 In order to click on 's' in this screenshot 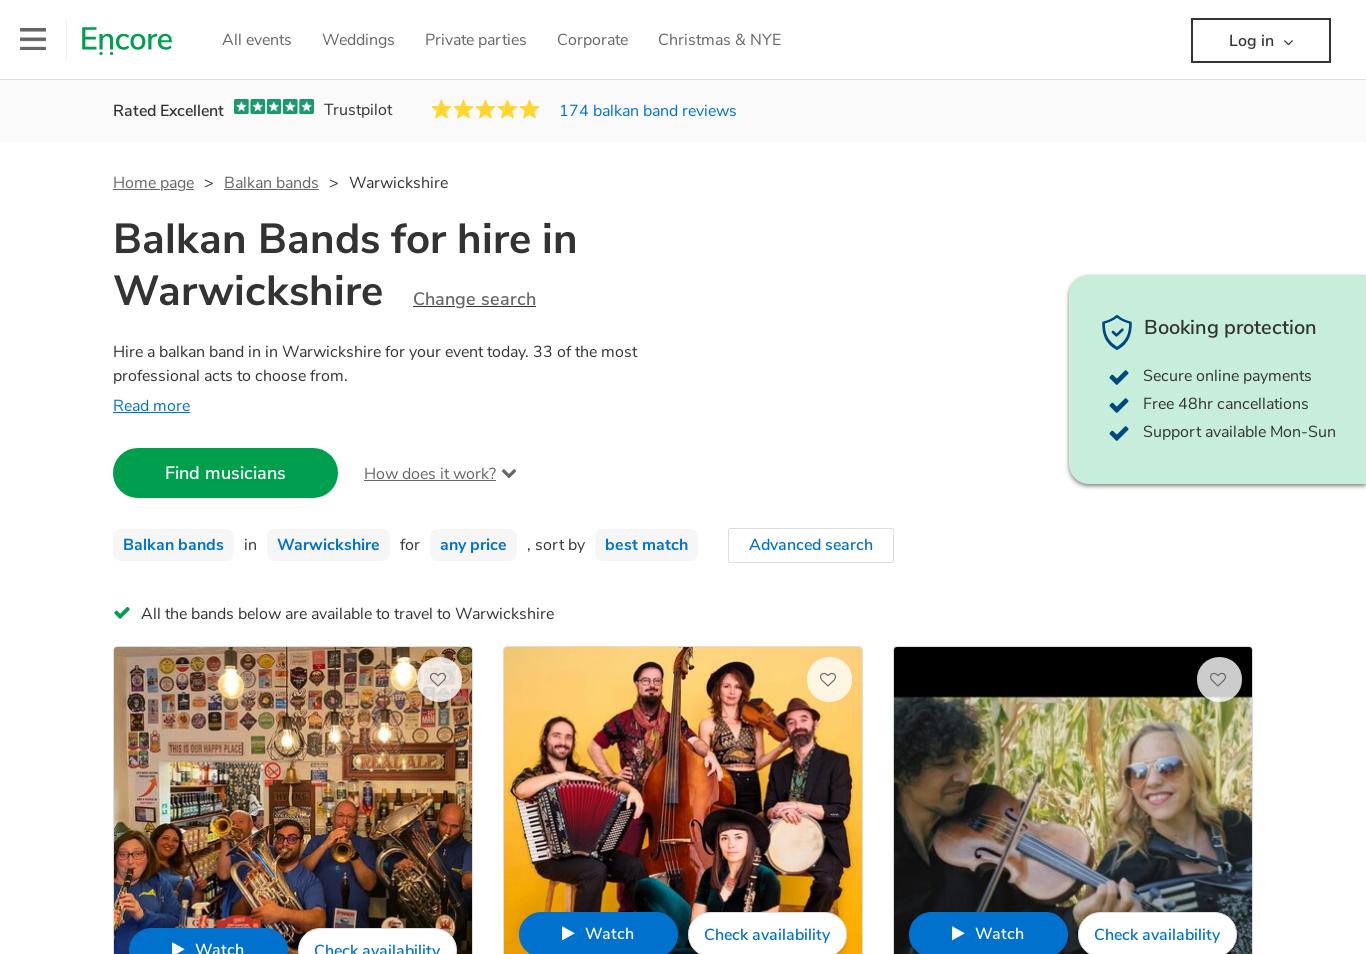, I will do `click(732, 110)`.